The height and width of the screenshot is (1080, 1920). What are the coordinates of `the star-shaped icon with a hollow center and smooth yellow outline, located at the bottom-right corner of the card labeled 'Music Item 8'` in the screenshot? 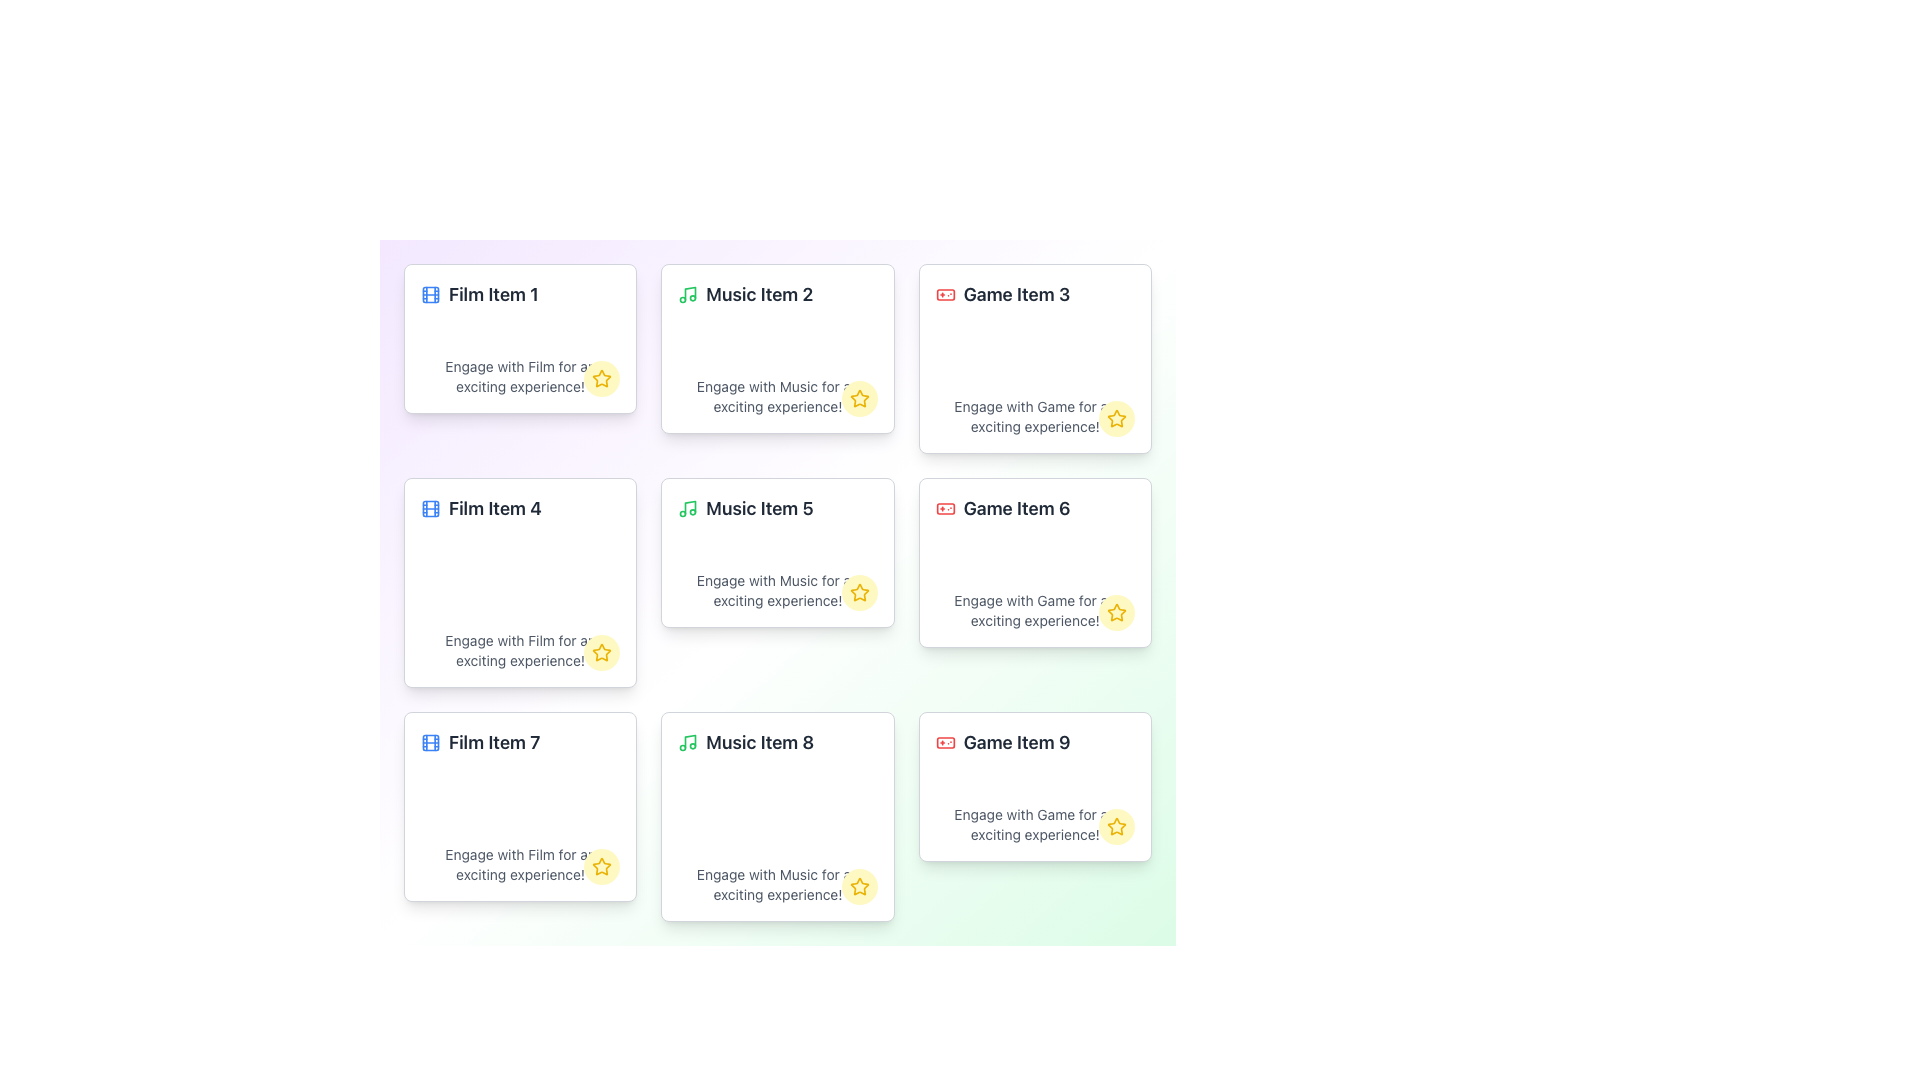 It's located at (859, 886).